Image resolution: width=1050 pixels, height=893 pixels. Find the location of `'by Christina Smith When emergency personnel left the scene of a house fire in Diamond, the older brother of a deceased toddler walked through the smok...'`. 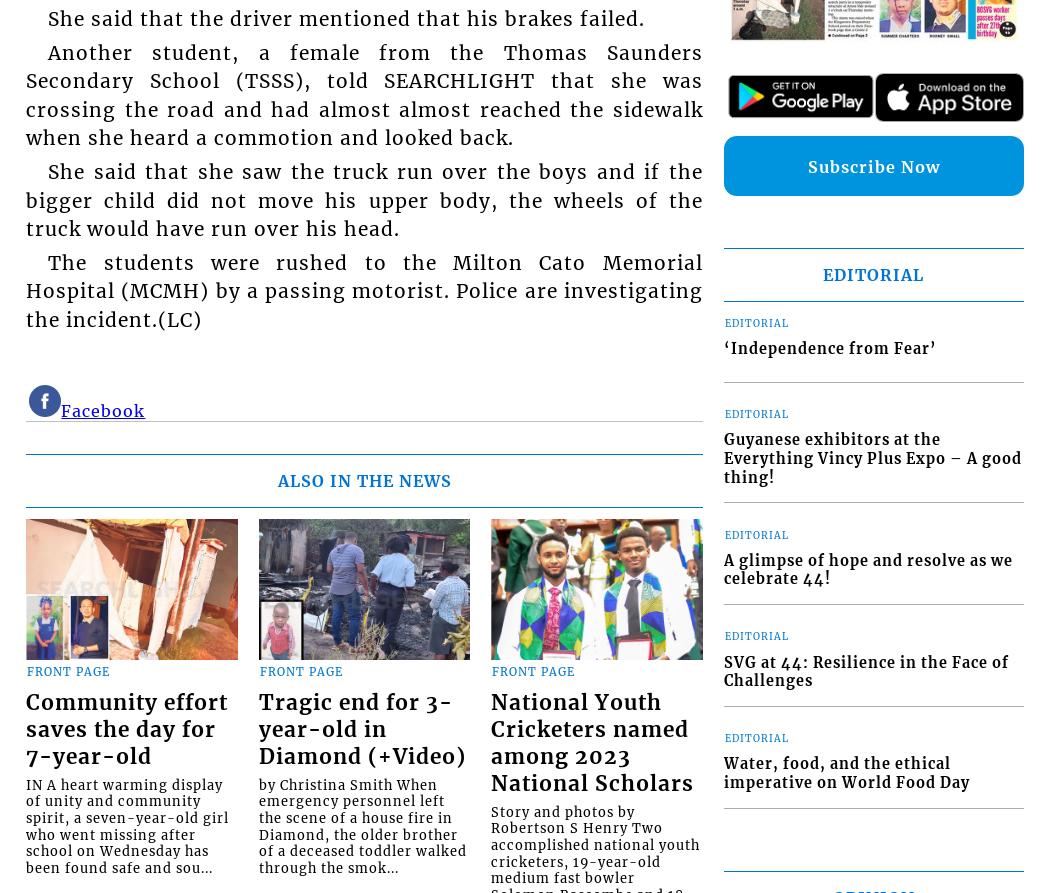

'by Christina Smith When emergency personnel left the scene of a house fire in Diamond, the older brother of a deceased toddler walked through the smok...' is located at coordinates (361, 824).